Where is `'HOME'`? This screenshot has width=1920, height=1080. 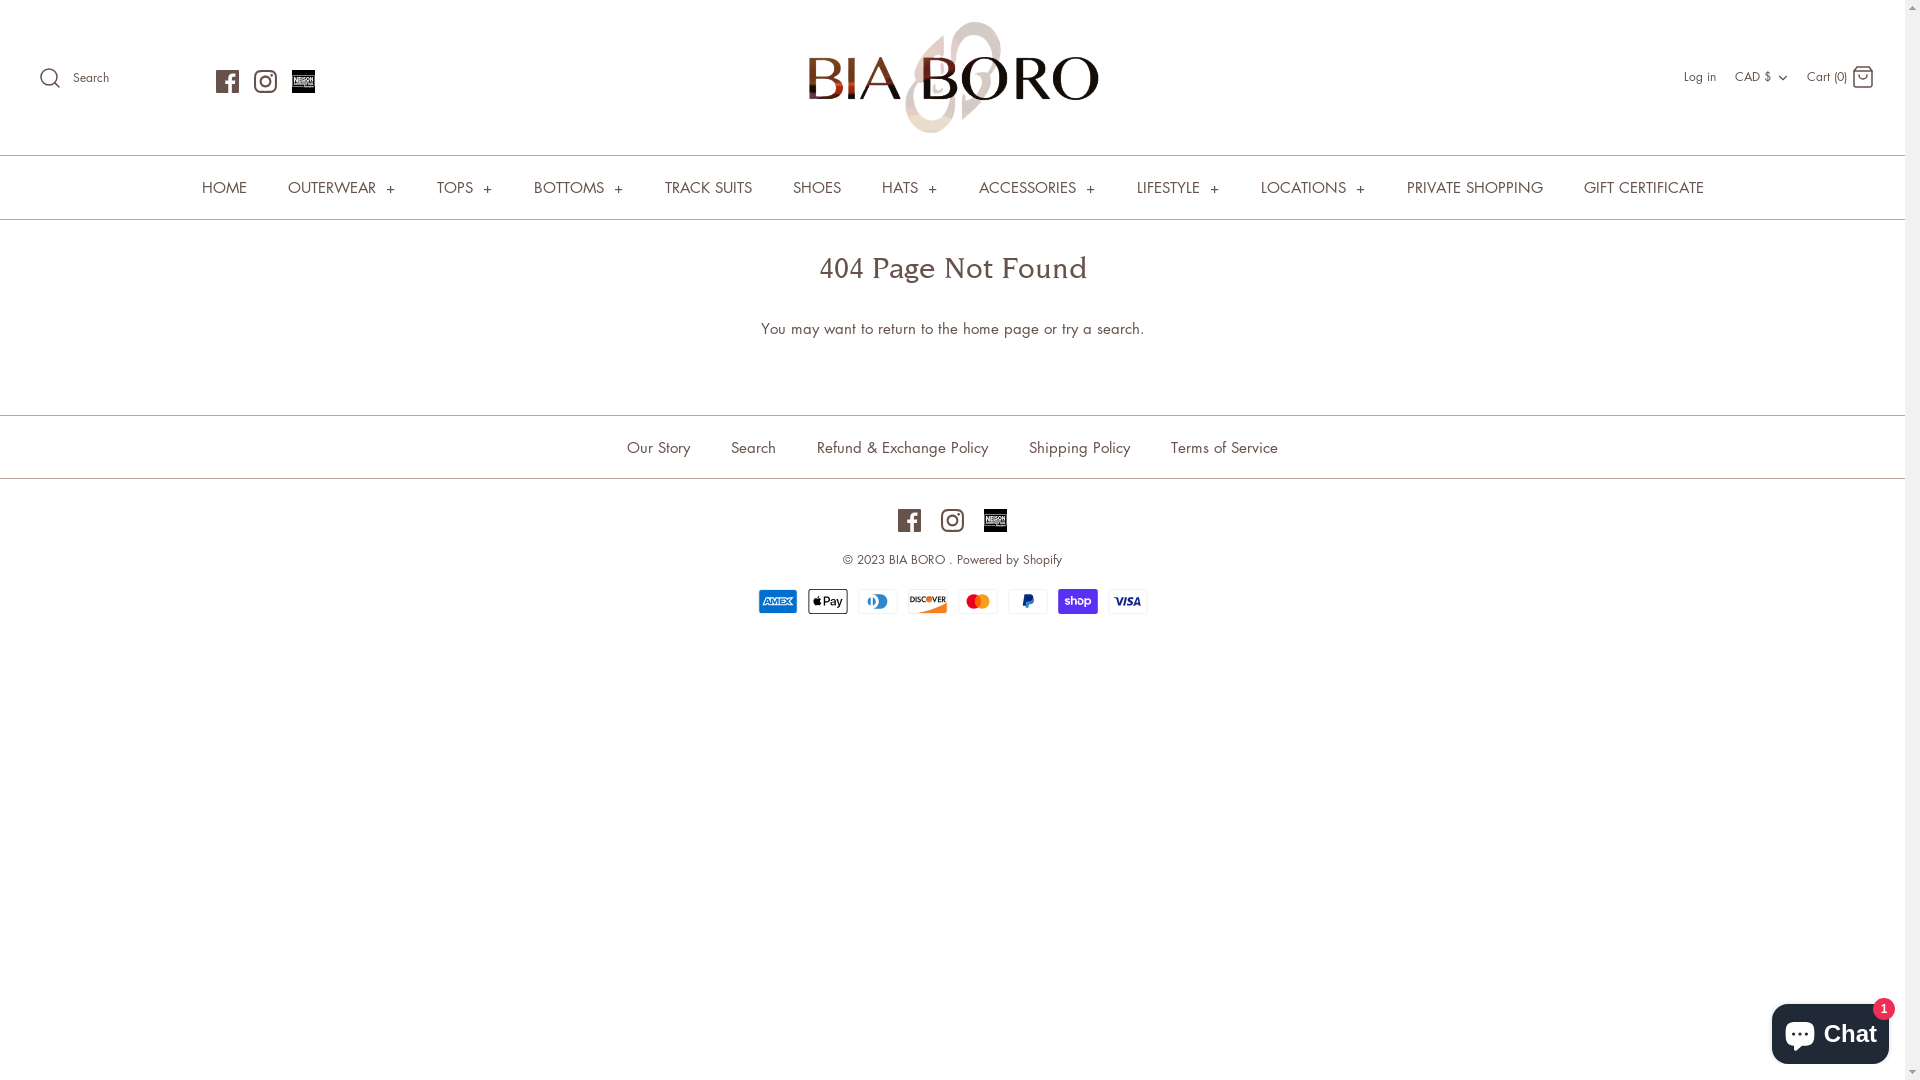 'HOME' is located at coordinates (224, 187).